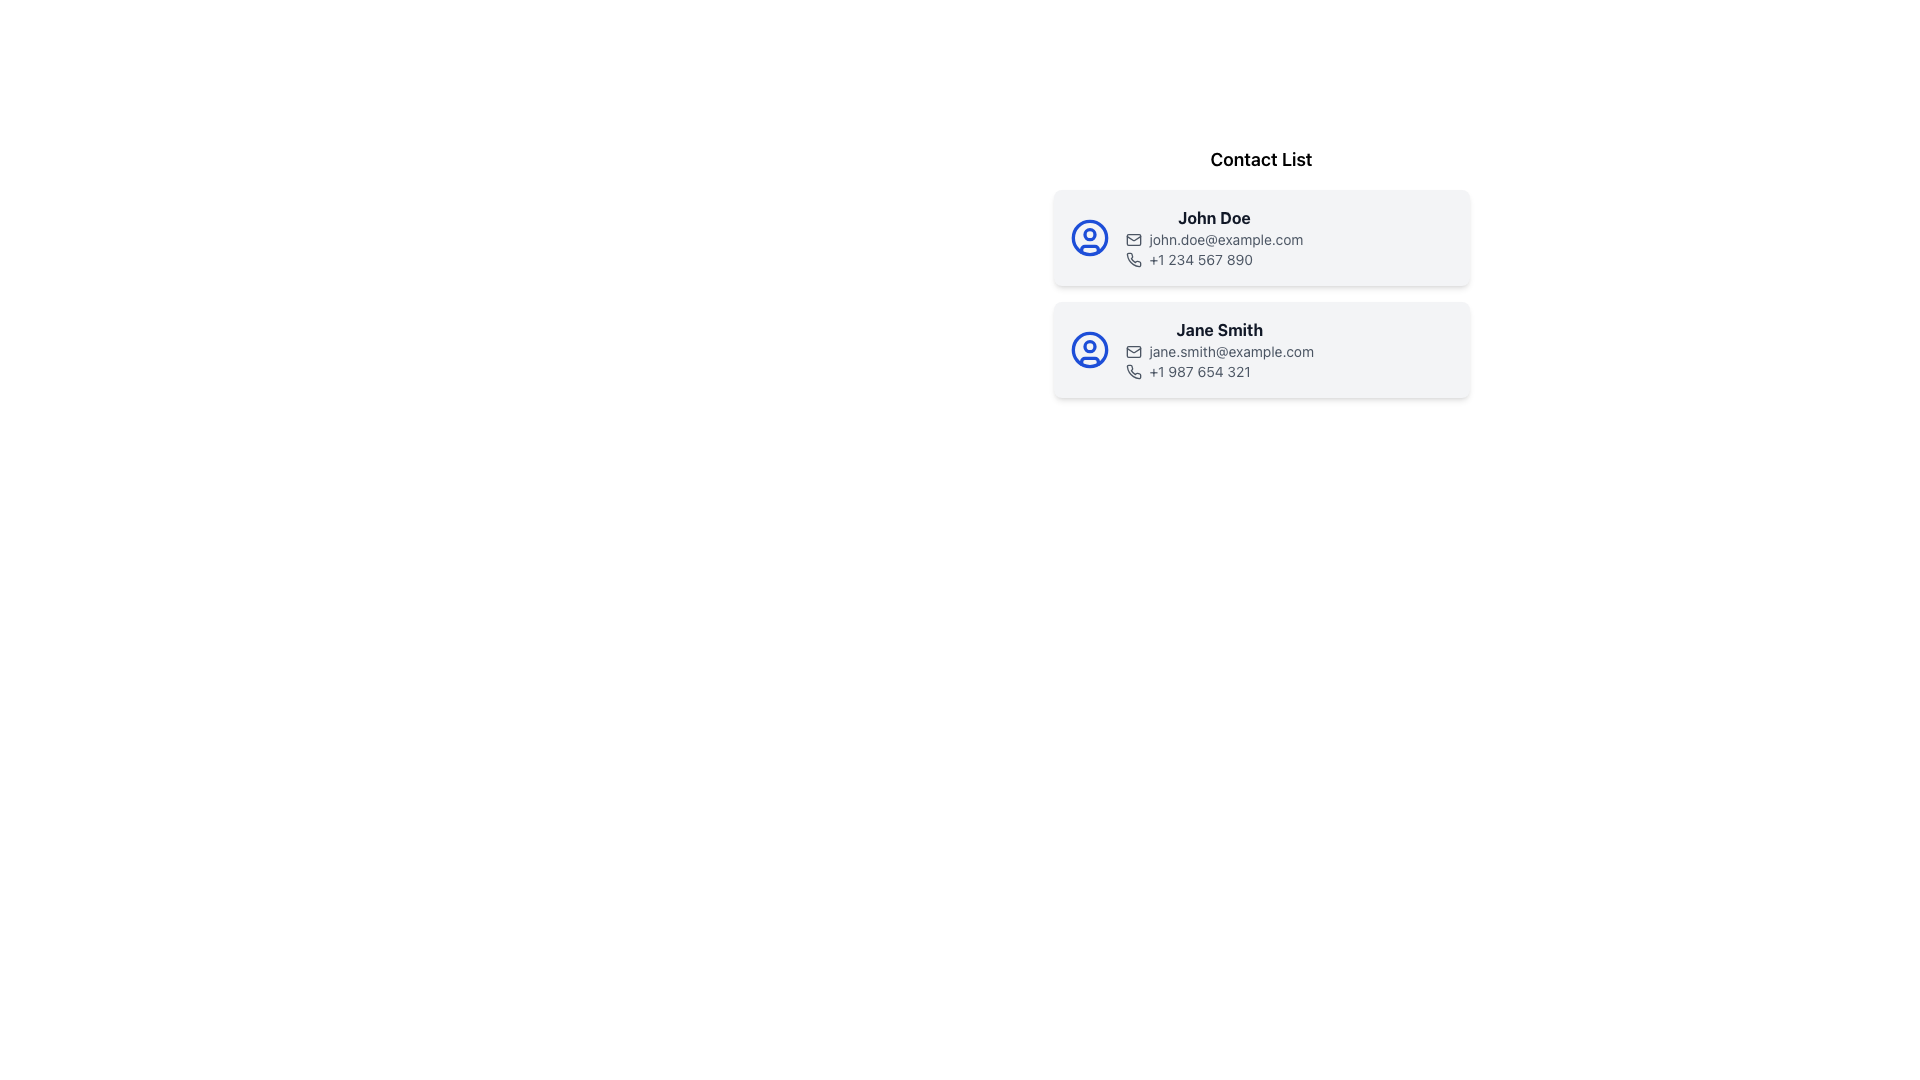  Describe the element at coordinates (1133, 350) in the screenshot. I see `the envelope icon located to the immediate left of the email text 'jane.smith@example.com' in the second contact entry under 'Jane Smith'` at that location.